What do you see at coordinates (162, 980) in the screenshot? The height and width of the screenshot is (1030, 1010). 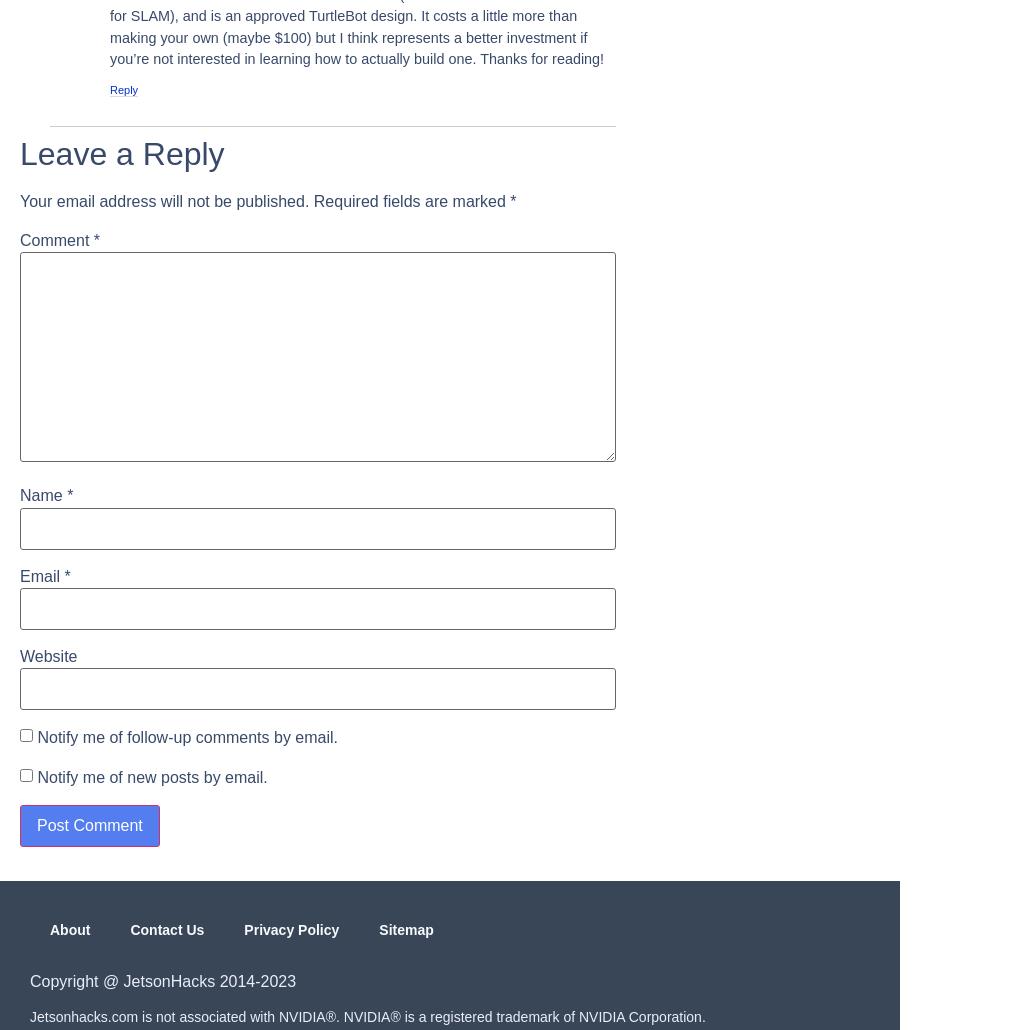 I see `'Copyright @ JetsonHacks 2014-2023'` at bounding box center [162, 980].